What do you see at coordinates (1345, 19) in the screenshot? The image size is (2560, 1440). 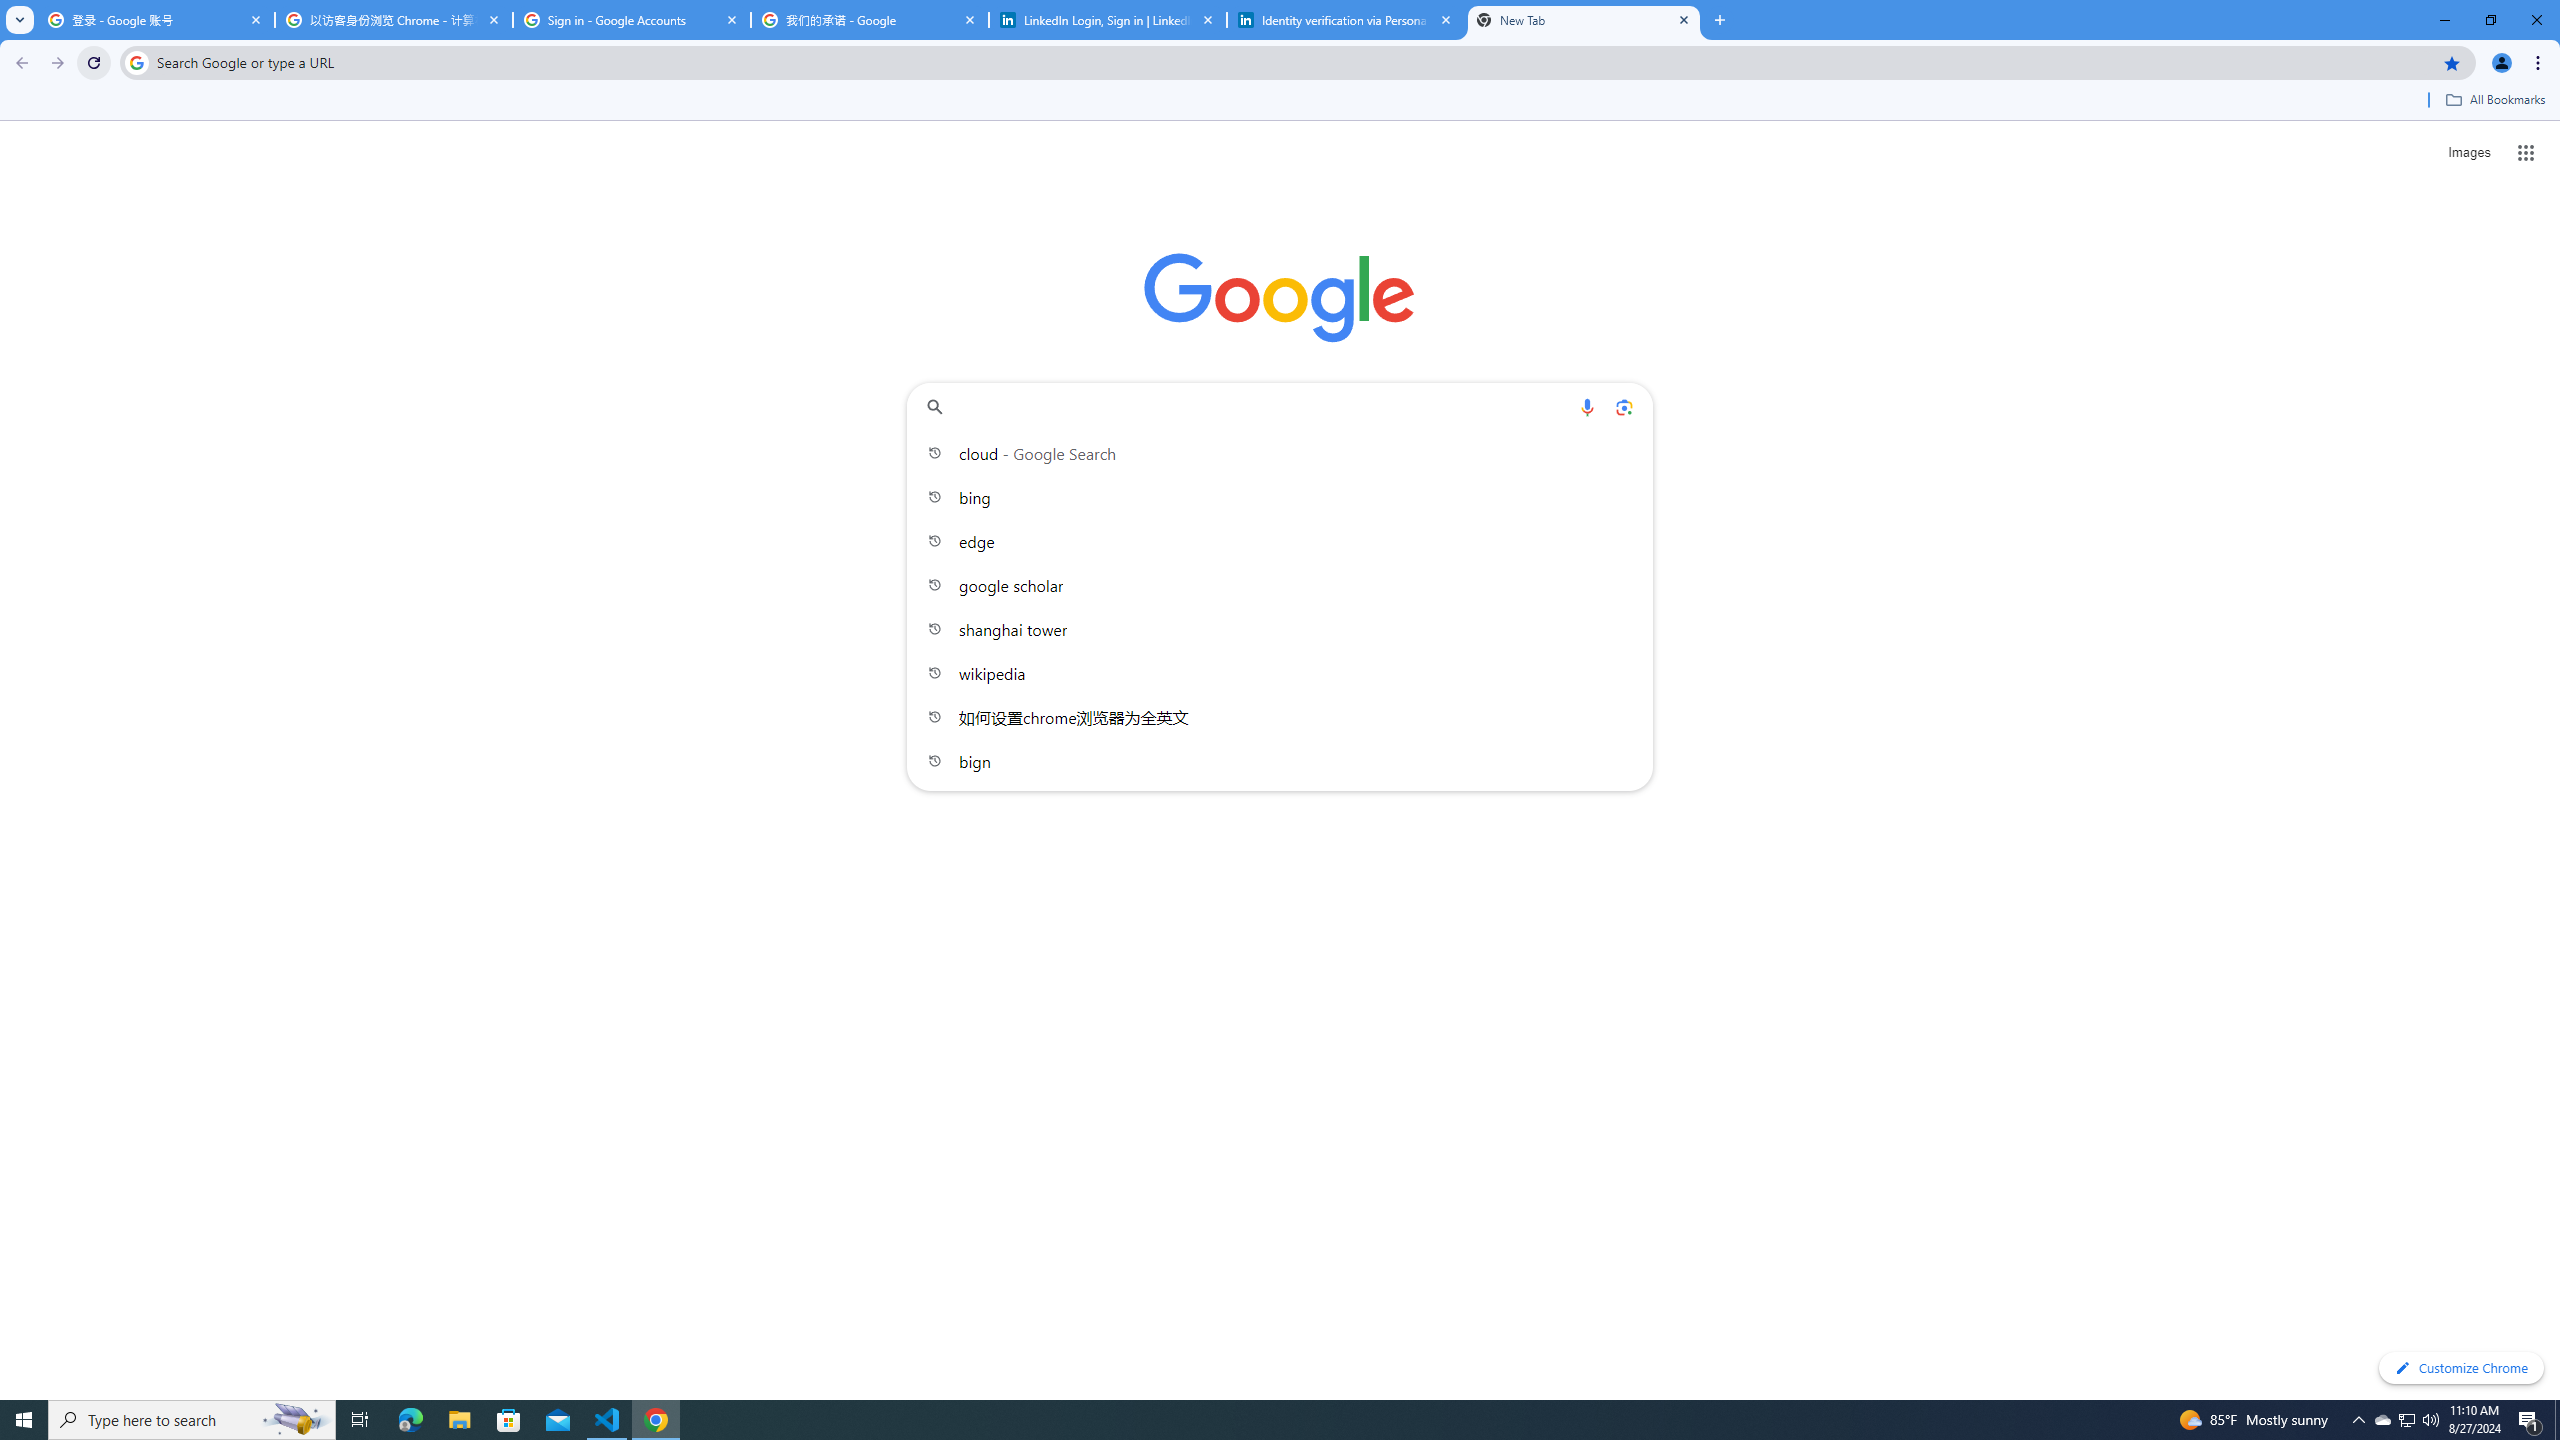 I see `'Identity verification via Persona | LinkedIn Help'` at bounding box center [1345, 19].